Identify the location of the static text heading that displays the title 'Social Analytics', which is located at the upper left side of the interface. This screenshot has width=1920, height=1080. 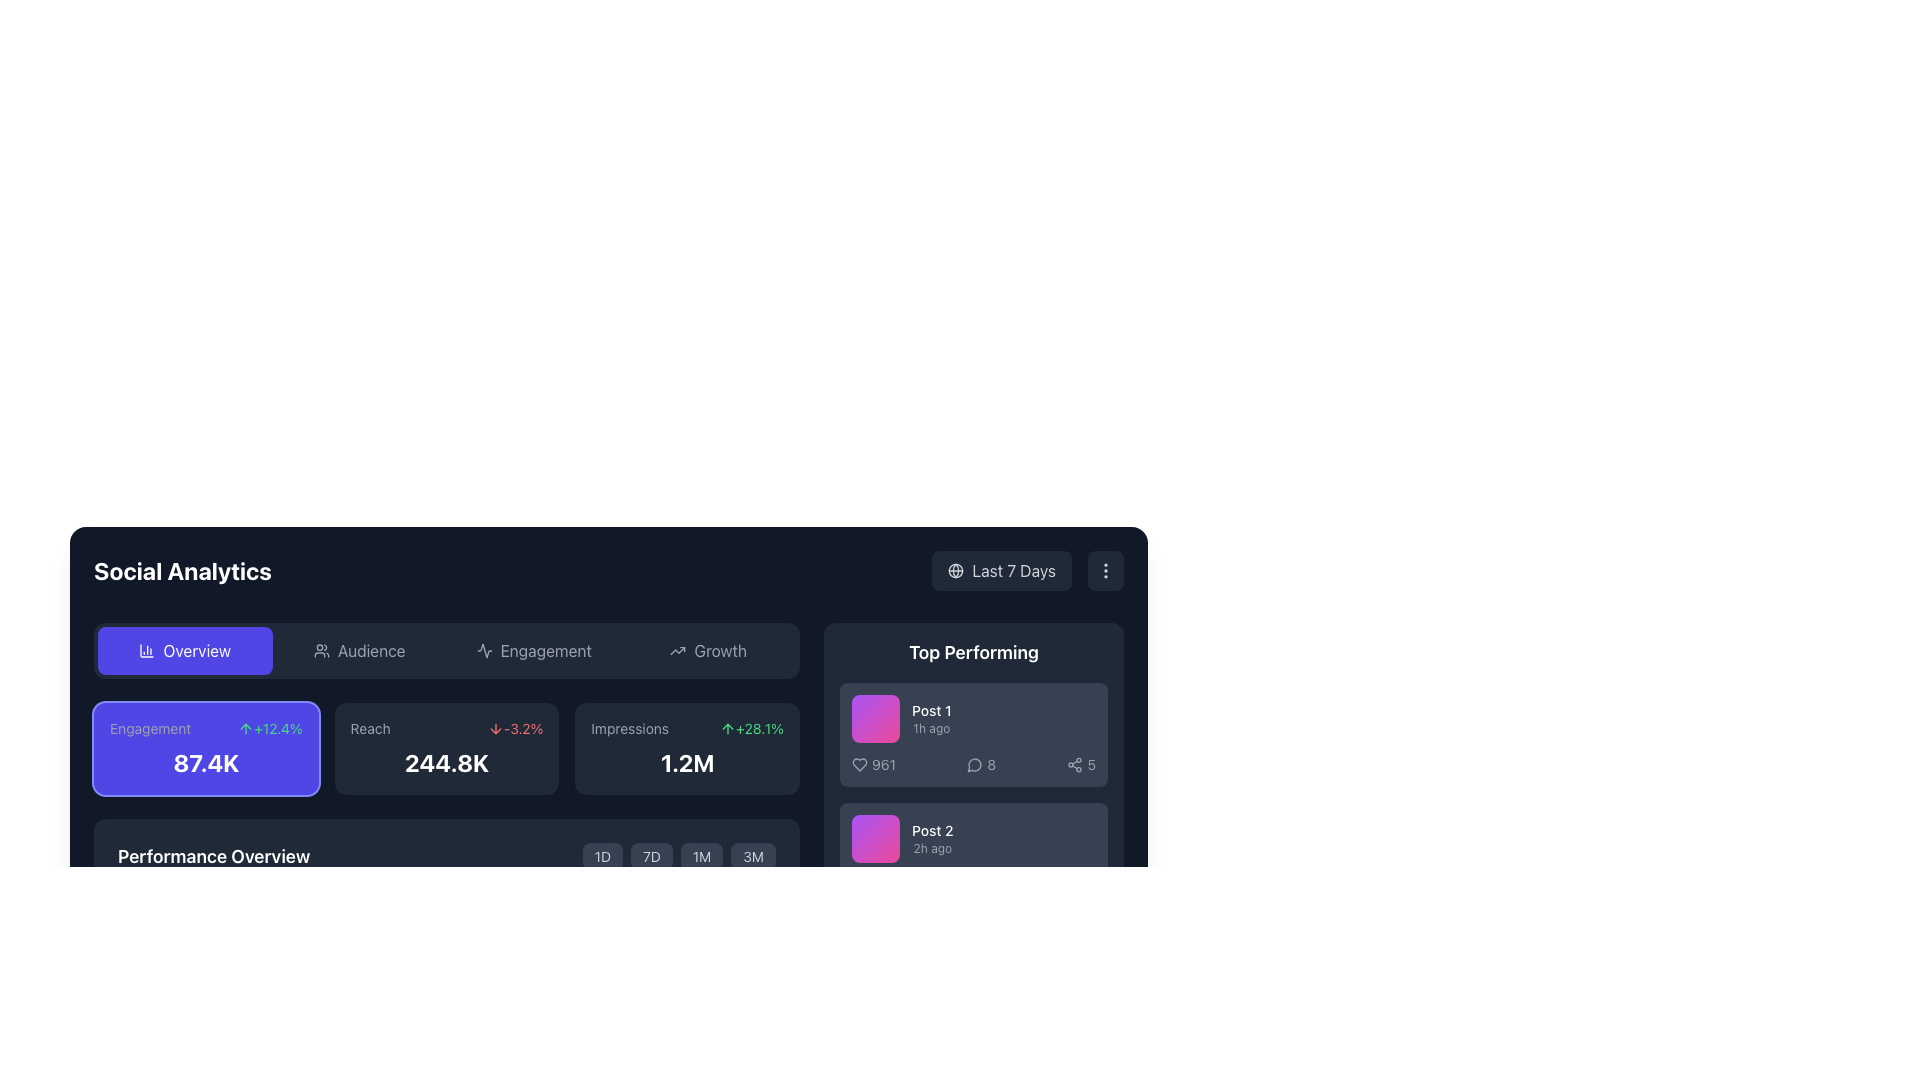
(182, 570).